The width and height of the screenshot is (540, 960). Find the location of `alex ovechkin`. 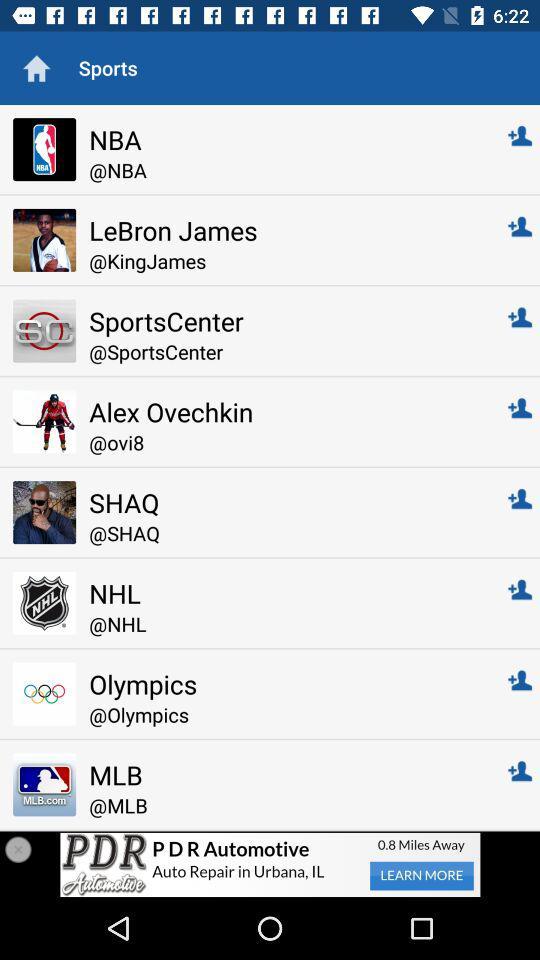

alex ovechkin is located at coordinates (284, 410).